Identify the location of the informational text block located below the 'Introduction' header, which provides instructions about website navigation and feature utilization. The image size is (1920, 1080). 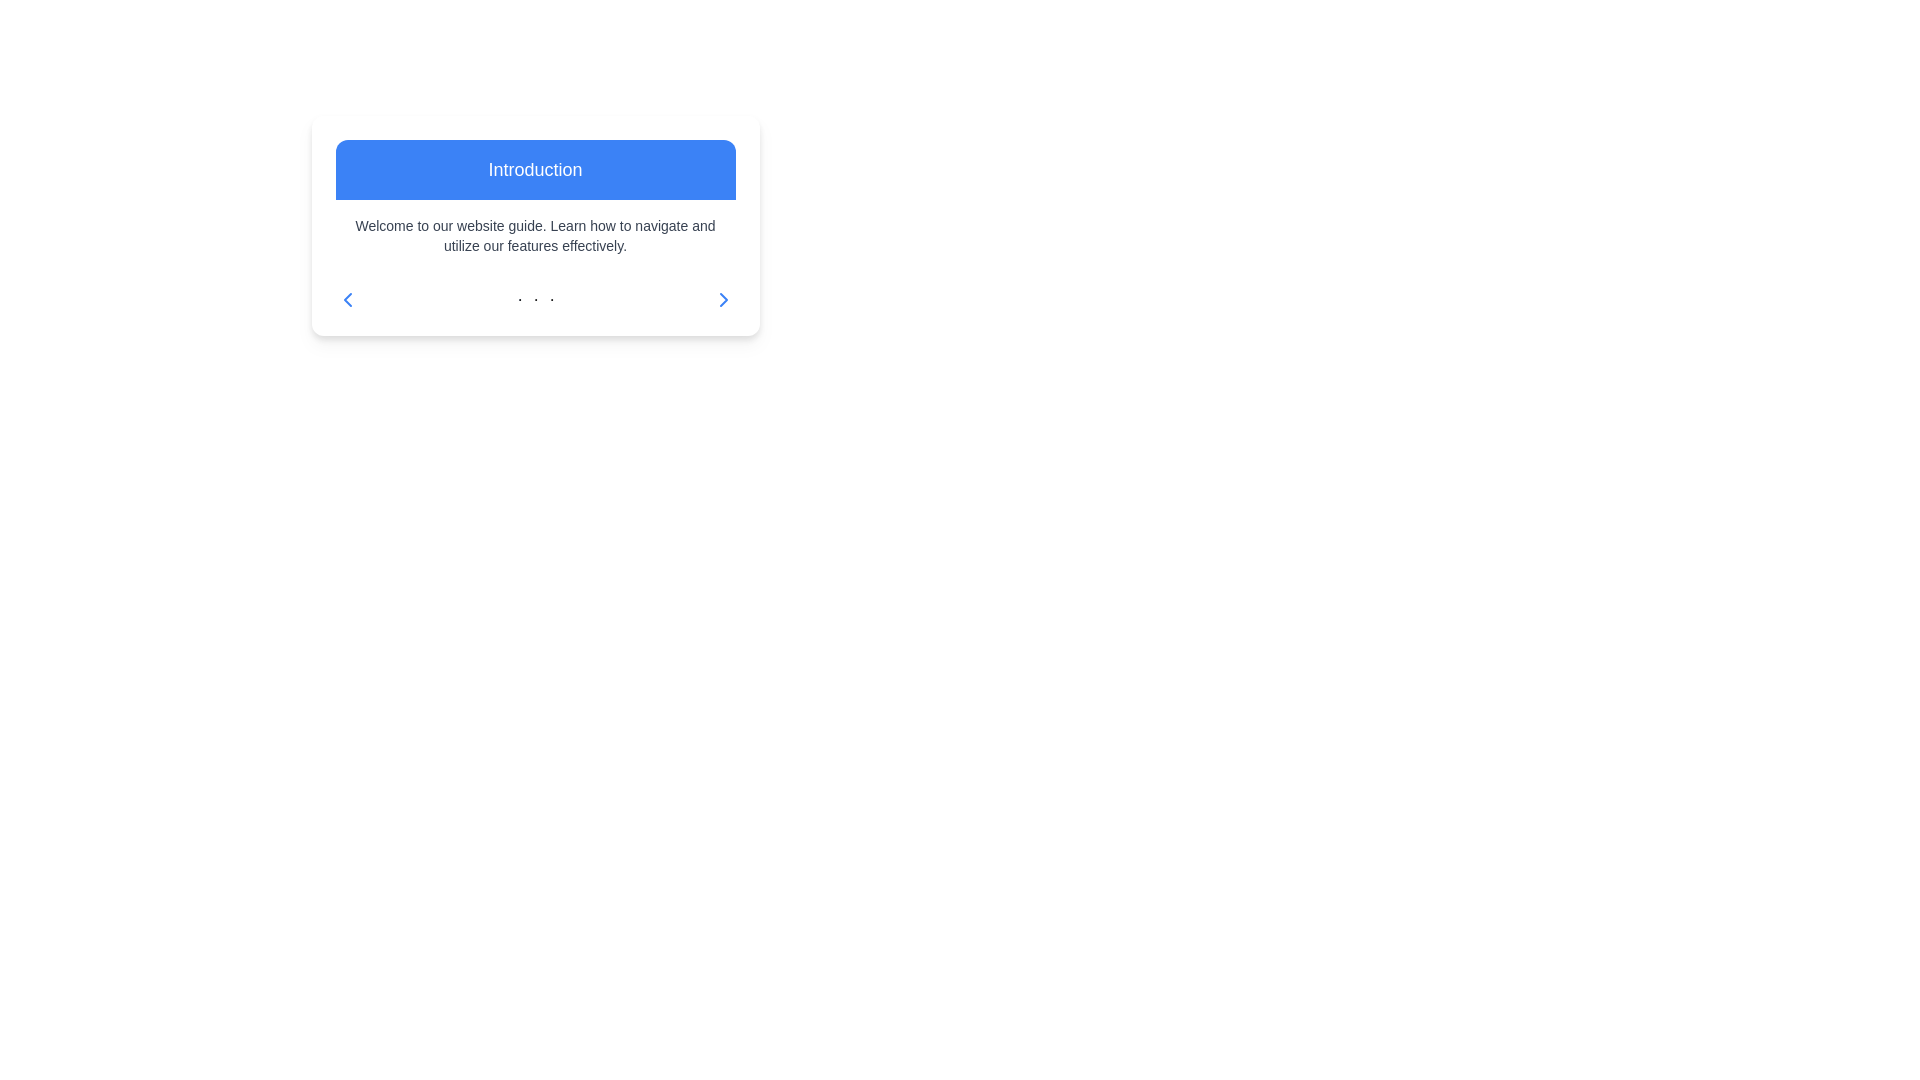
(535, 234).